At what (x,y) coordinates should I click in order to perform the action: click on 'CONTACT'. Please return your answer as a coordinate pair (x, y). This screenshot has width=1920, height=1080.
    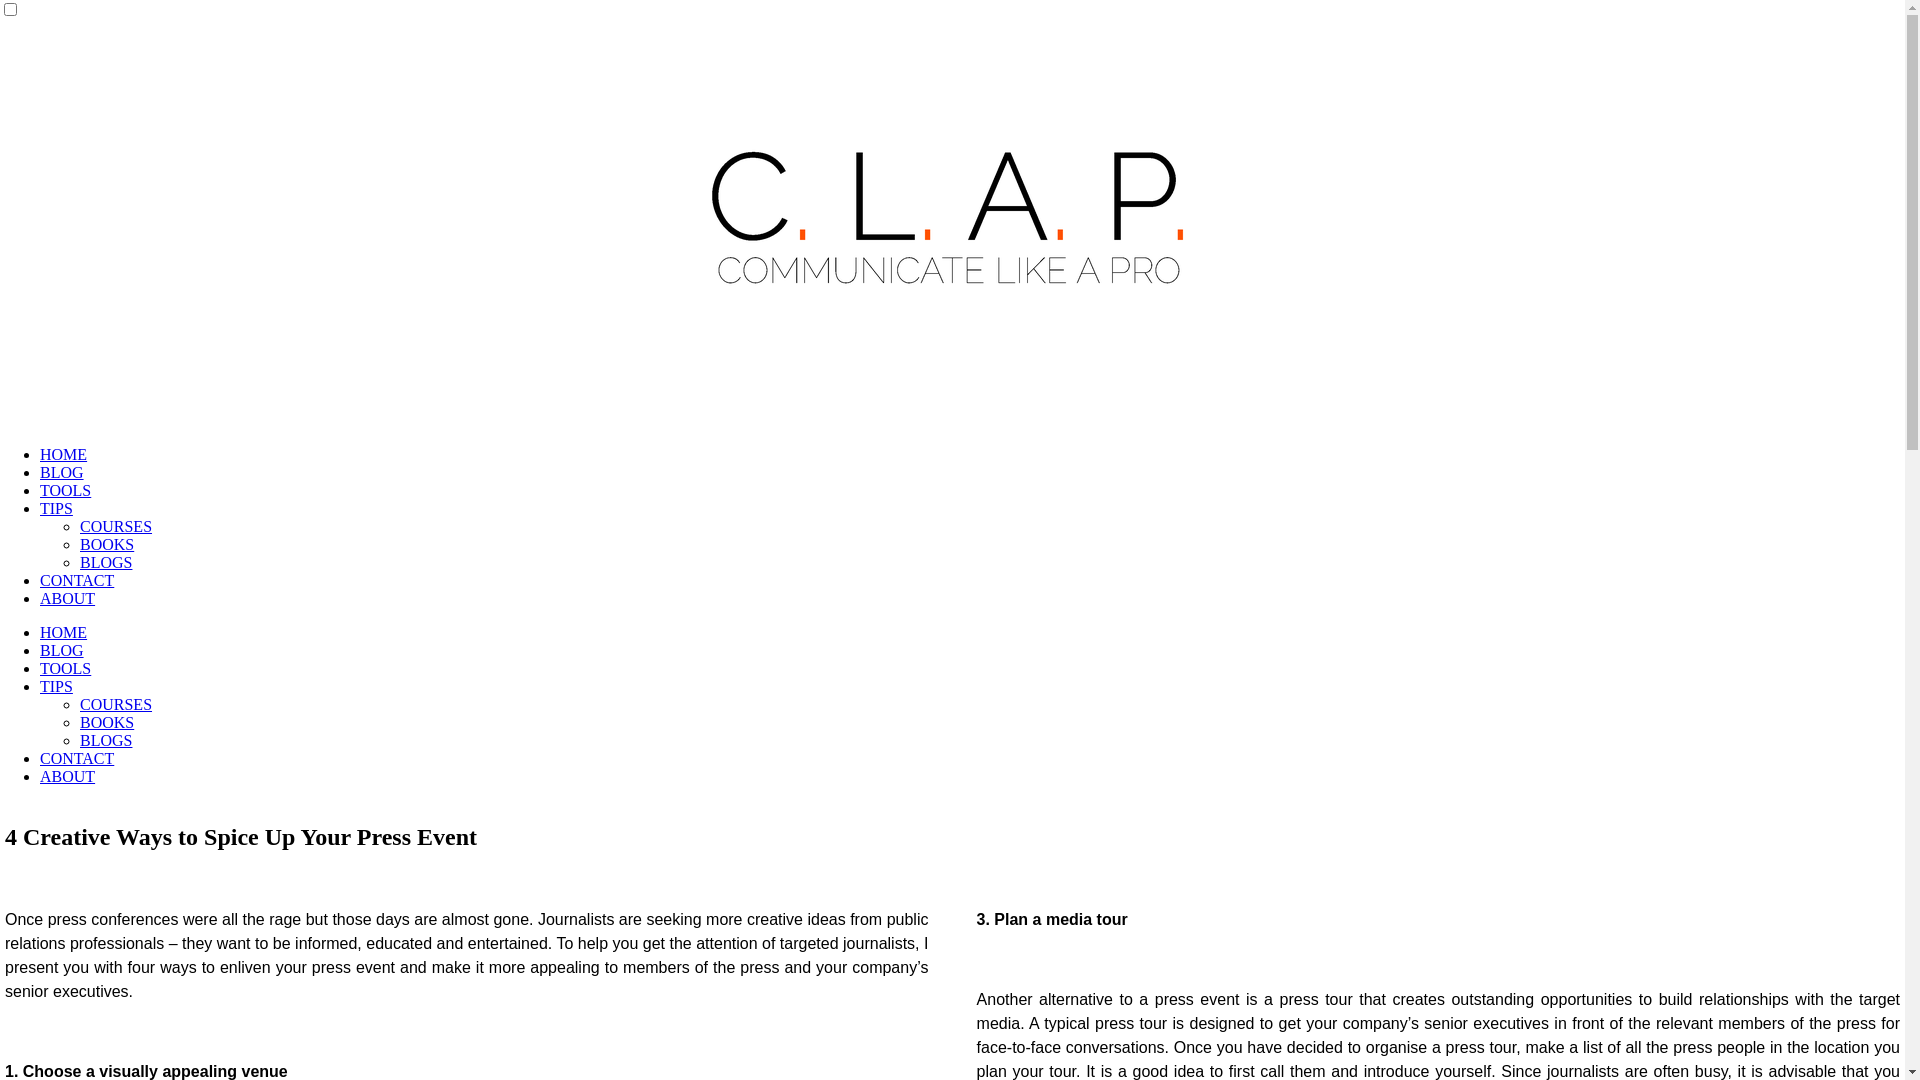
    Looking at the image, I should click on (76, 580).